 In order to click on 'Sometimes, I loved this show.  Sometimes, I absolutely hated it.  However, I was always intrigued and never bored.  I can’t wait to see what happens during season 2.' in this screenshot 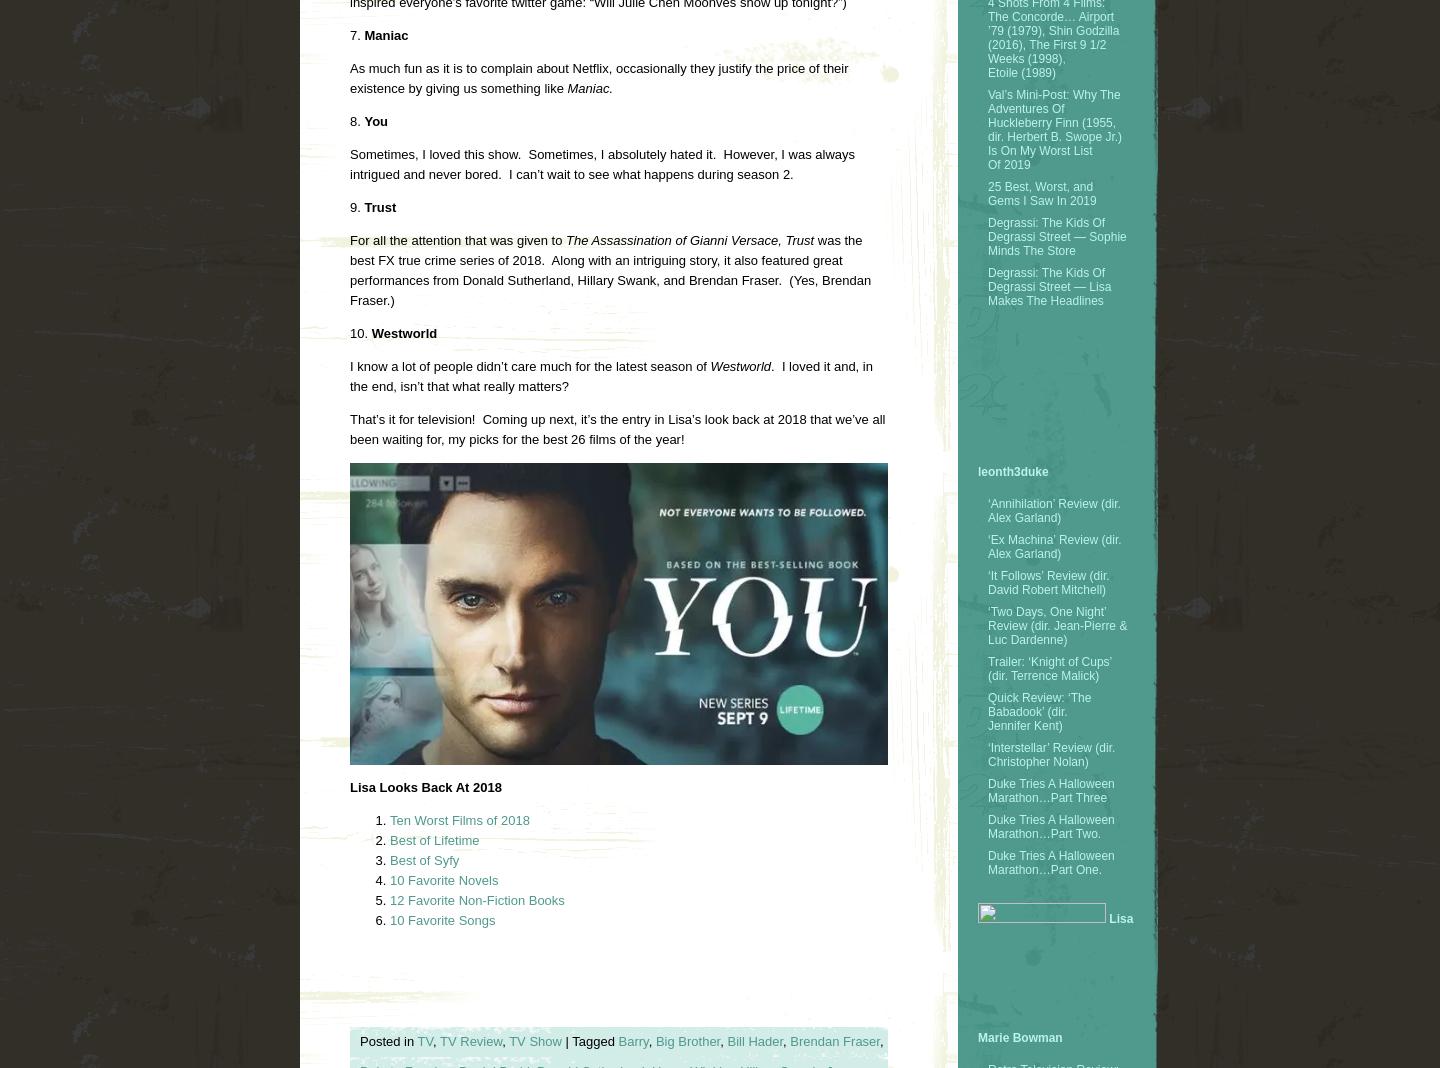, I will do `click(601, 164)`.